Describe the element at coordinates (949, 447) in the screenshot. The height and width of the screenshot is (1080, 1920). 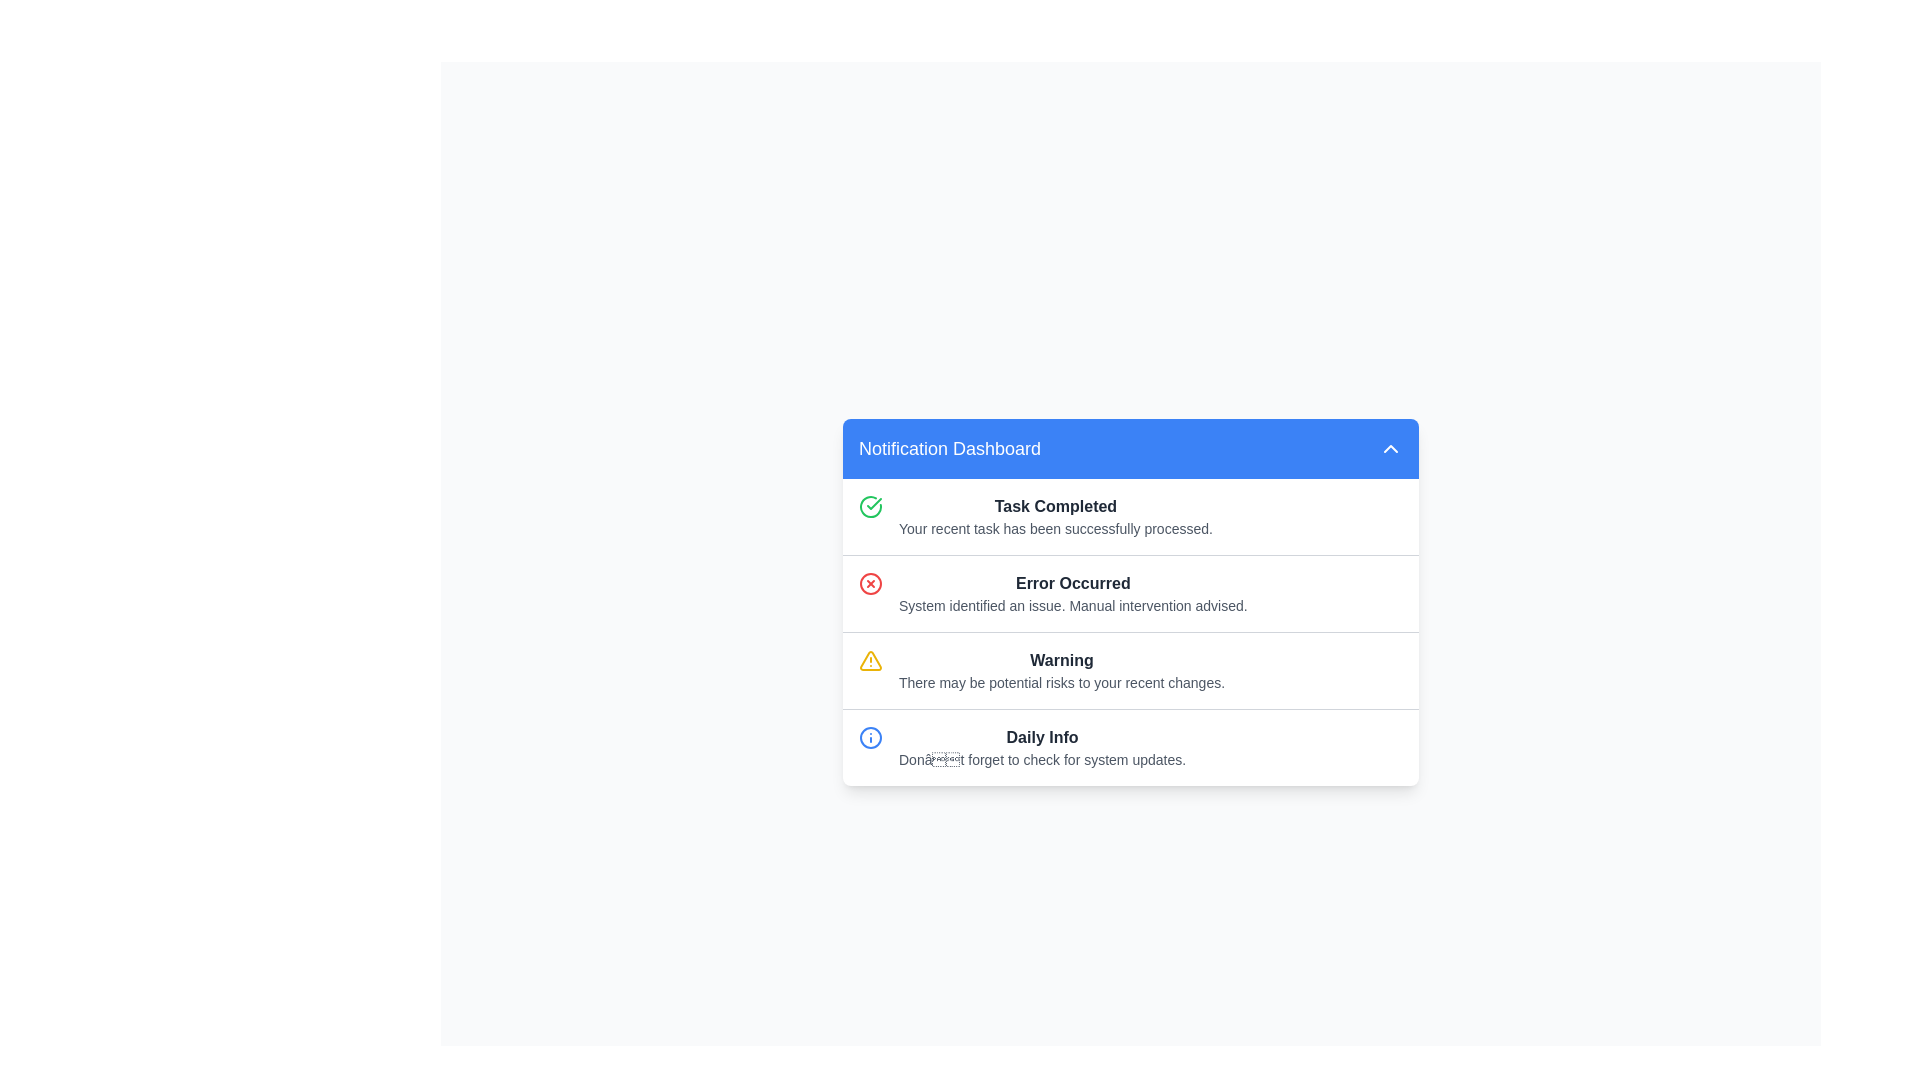
I see `the 'Notification Dashboard' text label, which is a bold, large font element located on the top-left side of the blue banner header, next to an interactive chevron icon` at that location.